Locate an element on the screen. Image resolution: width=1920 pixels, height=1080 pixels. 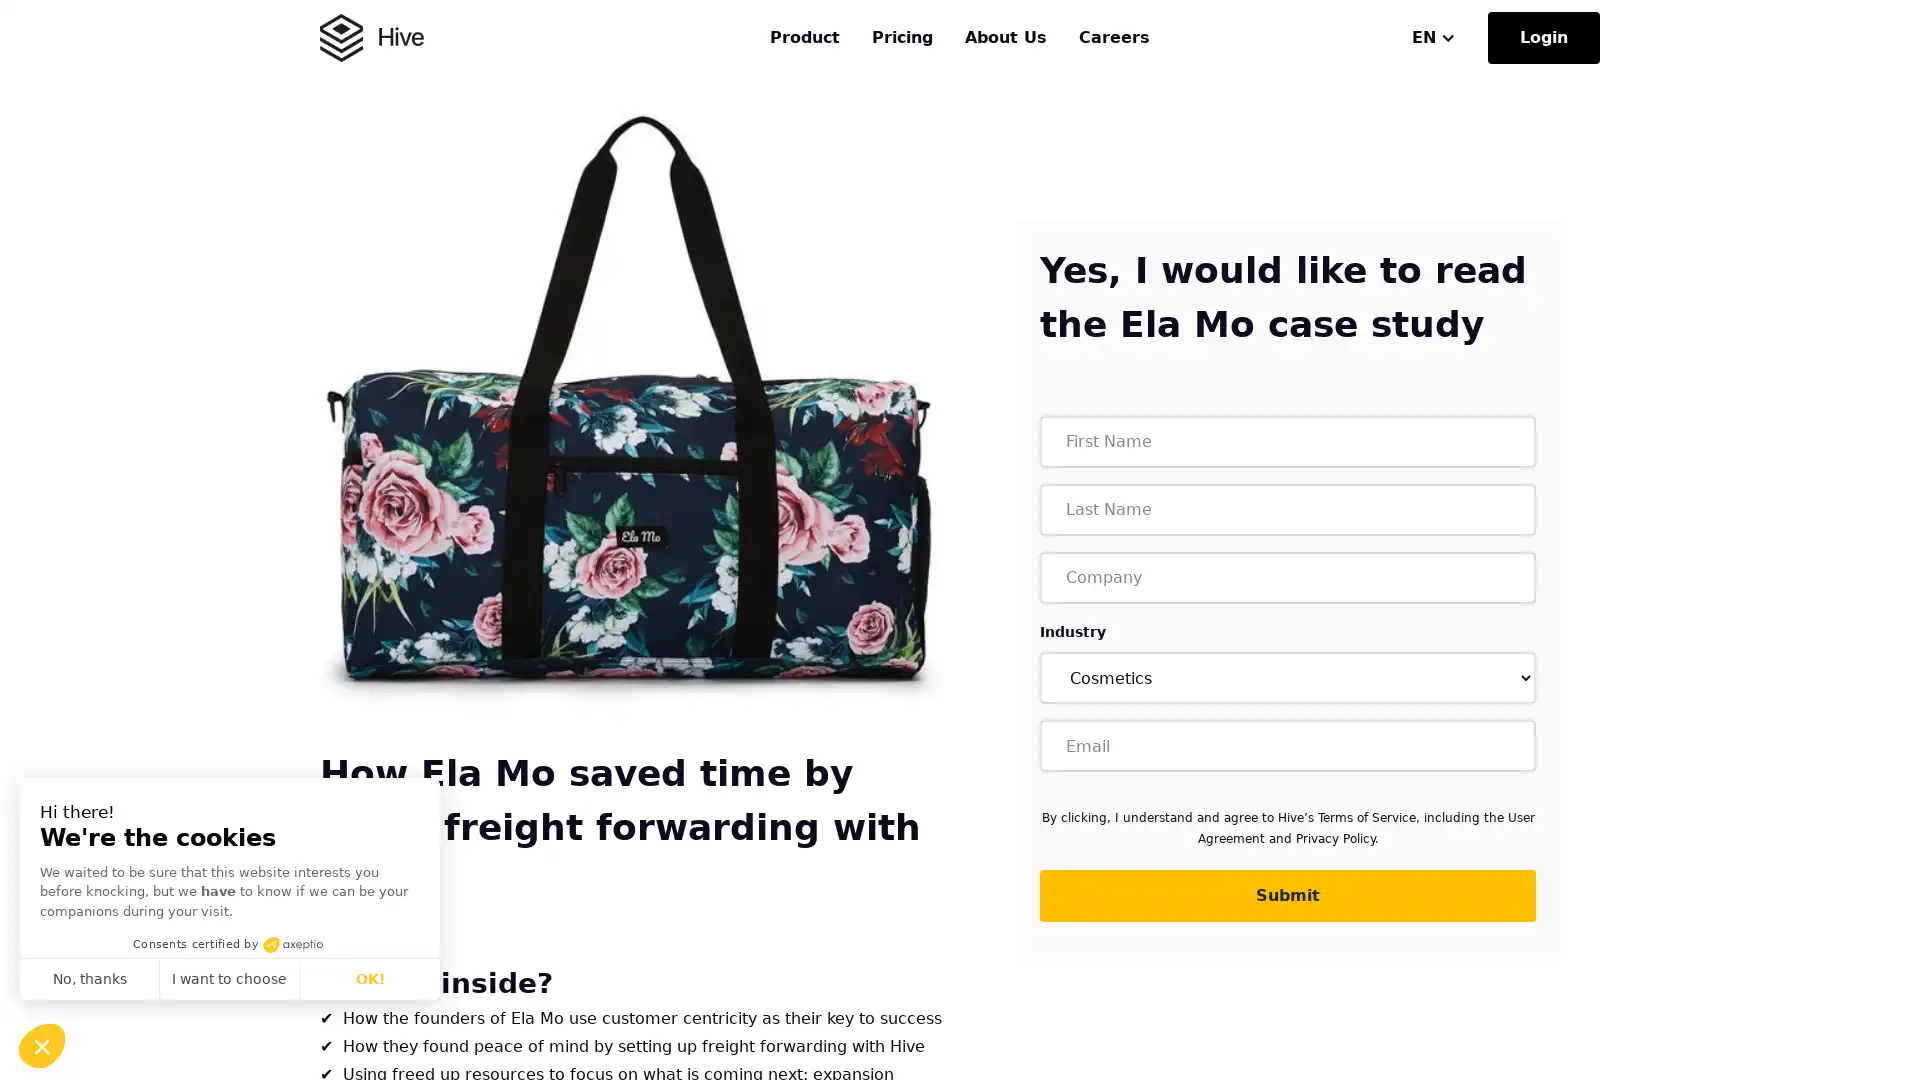
I want to choose is located at coordinates (230, 978).